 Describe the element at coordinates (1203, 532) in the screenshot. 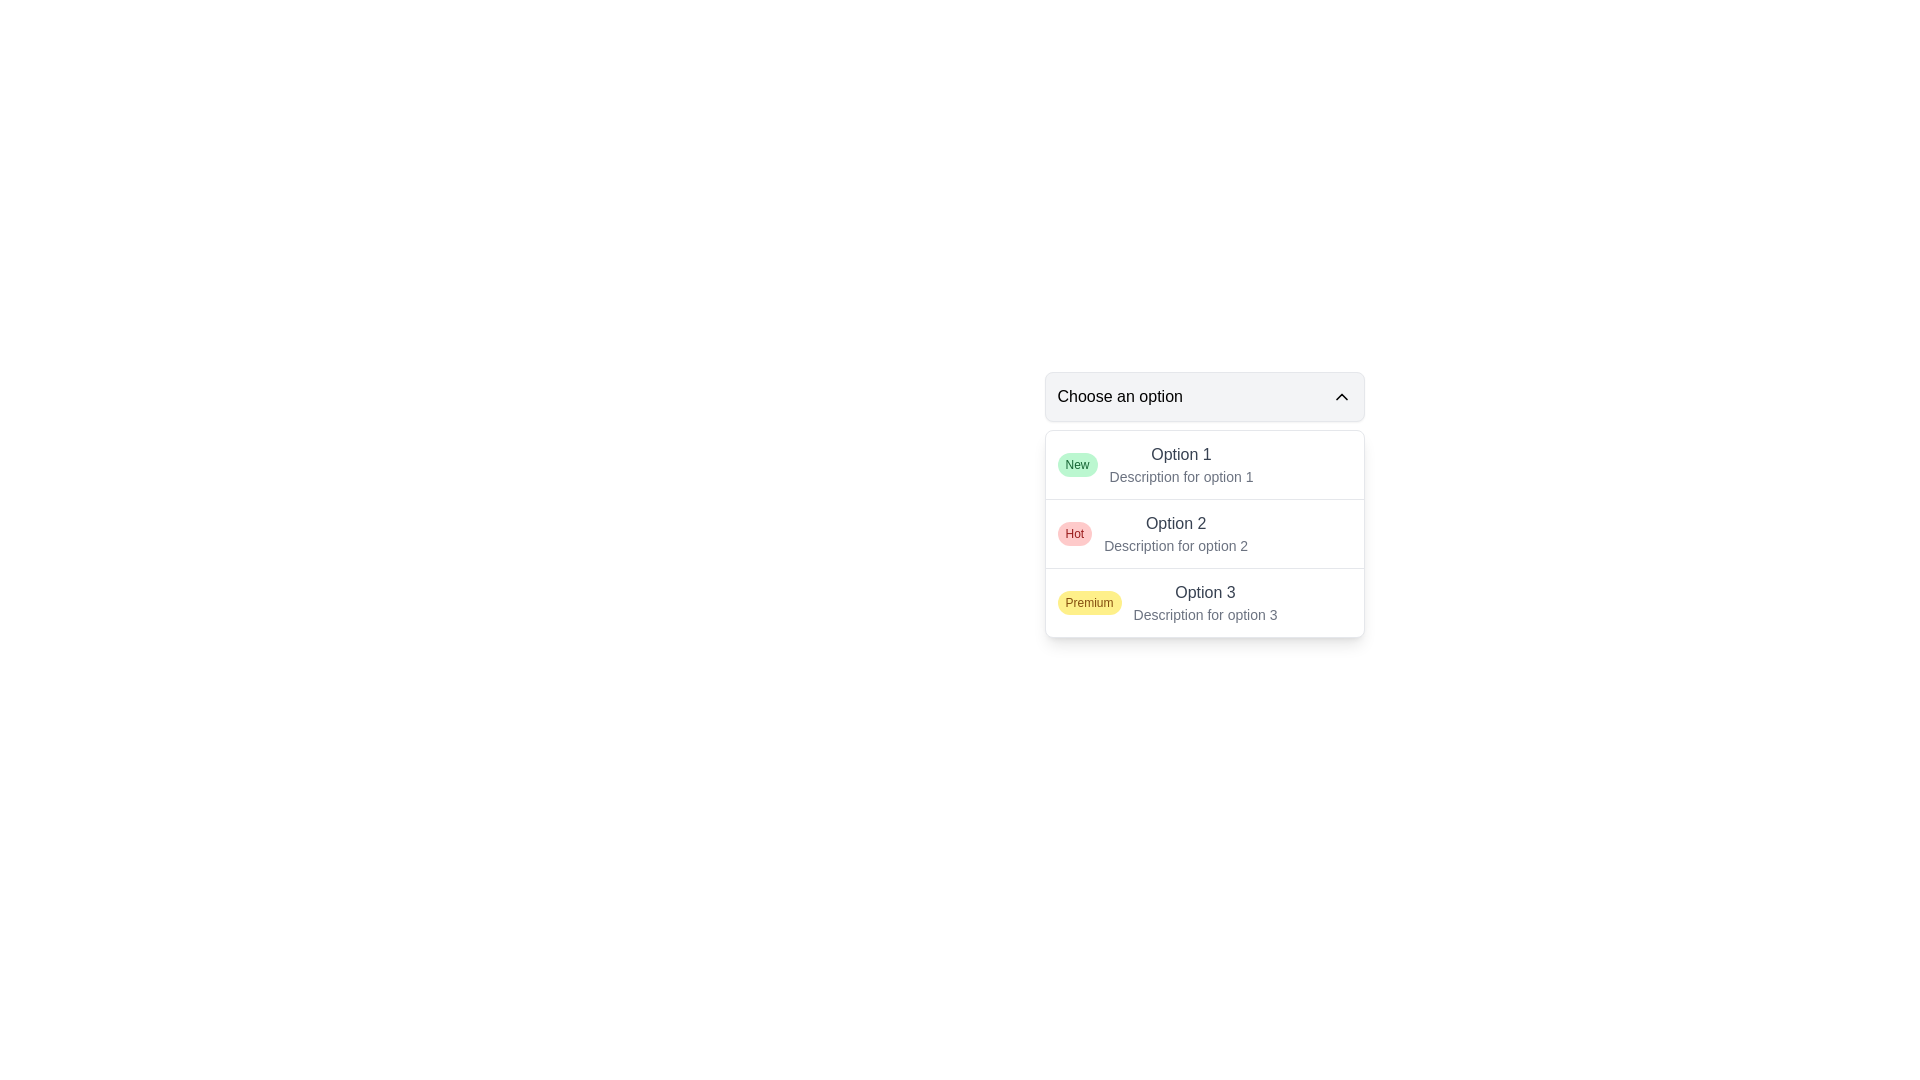

I see `text of the second selectable option in the vertical list, which is likely a recommended item, located in the dropdown or menu panel` at that location.